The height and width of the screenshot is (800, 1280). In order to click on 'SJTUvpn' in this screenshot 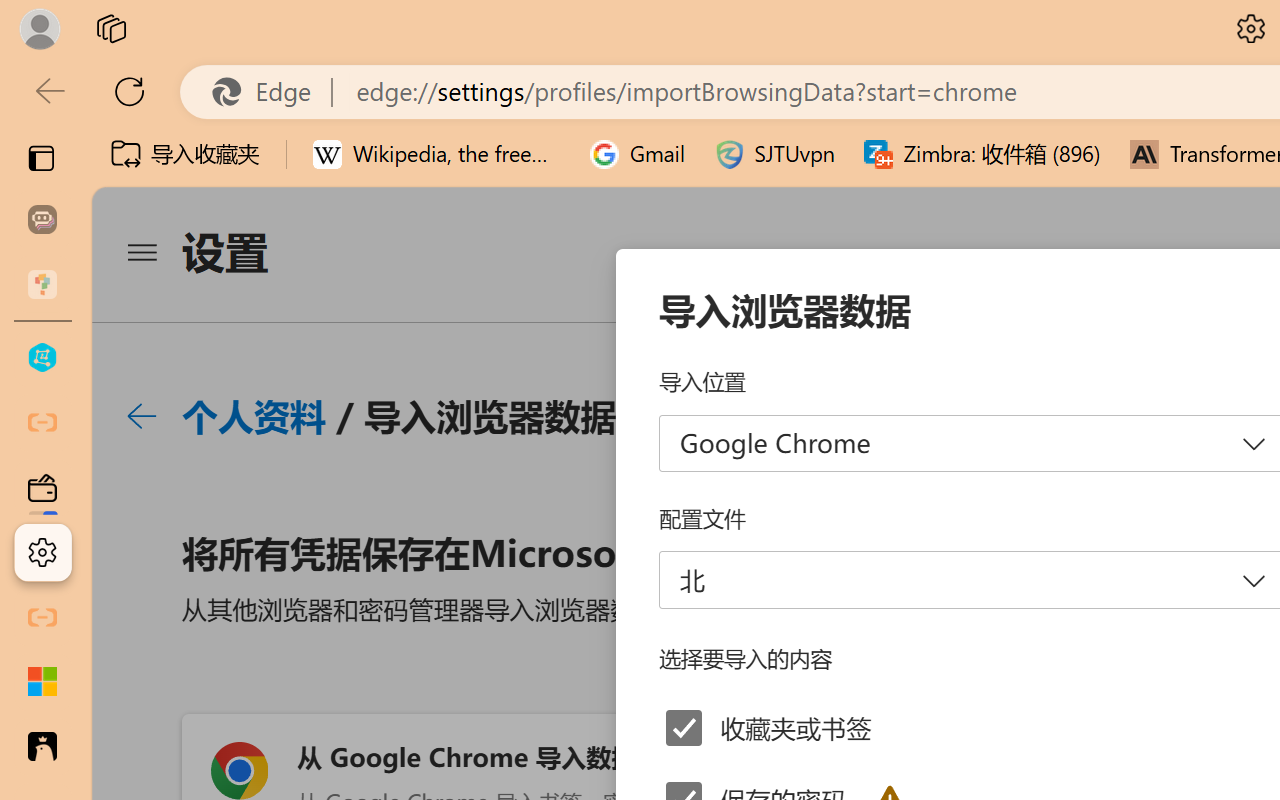, I will do `click(773, 154)`.